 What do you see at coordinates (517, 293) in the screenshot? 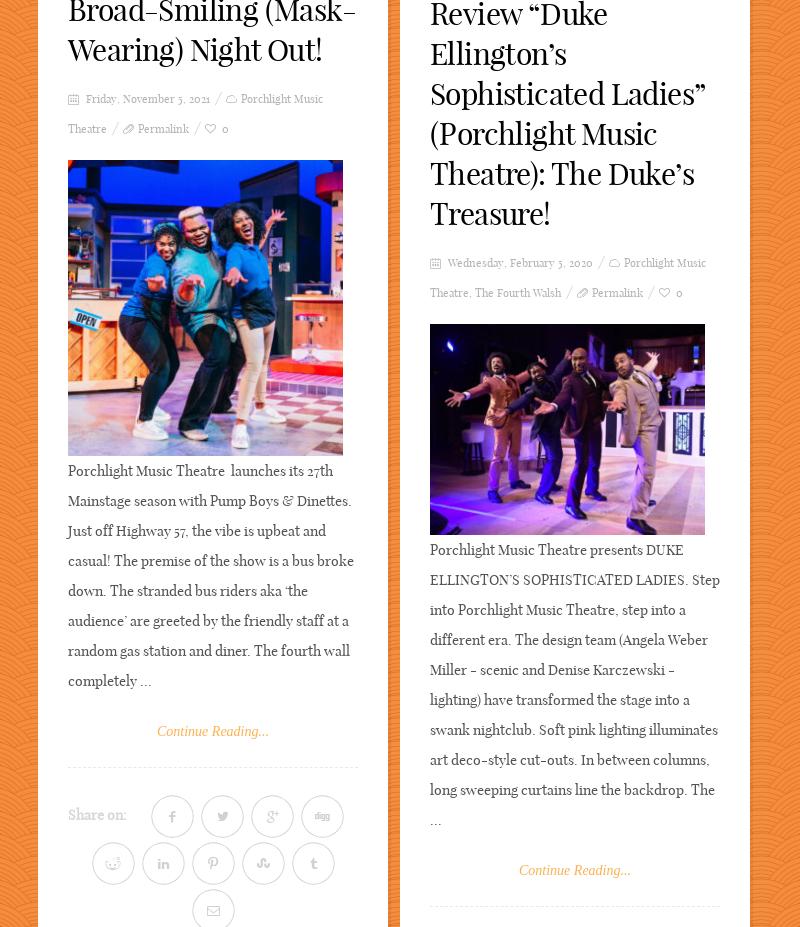
I see `'The Fourth Walsh'` at bounding box center [517, 293].